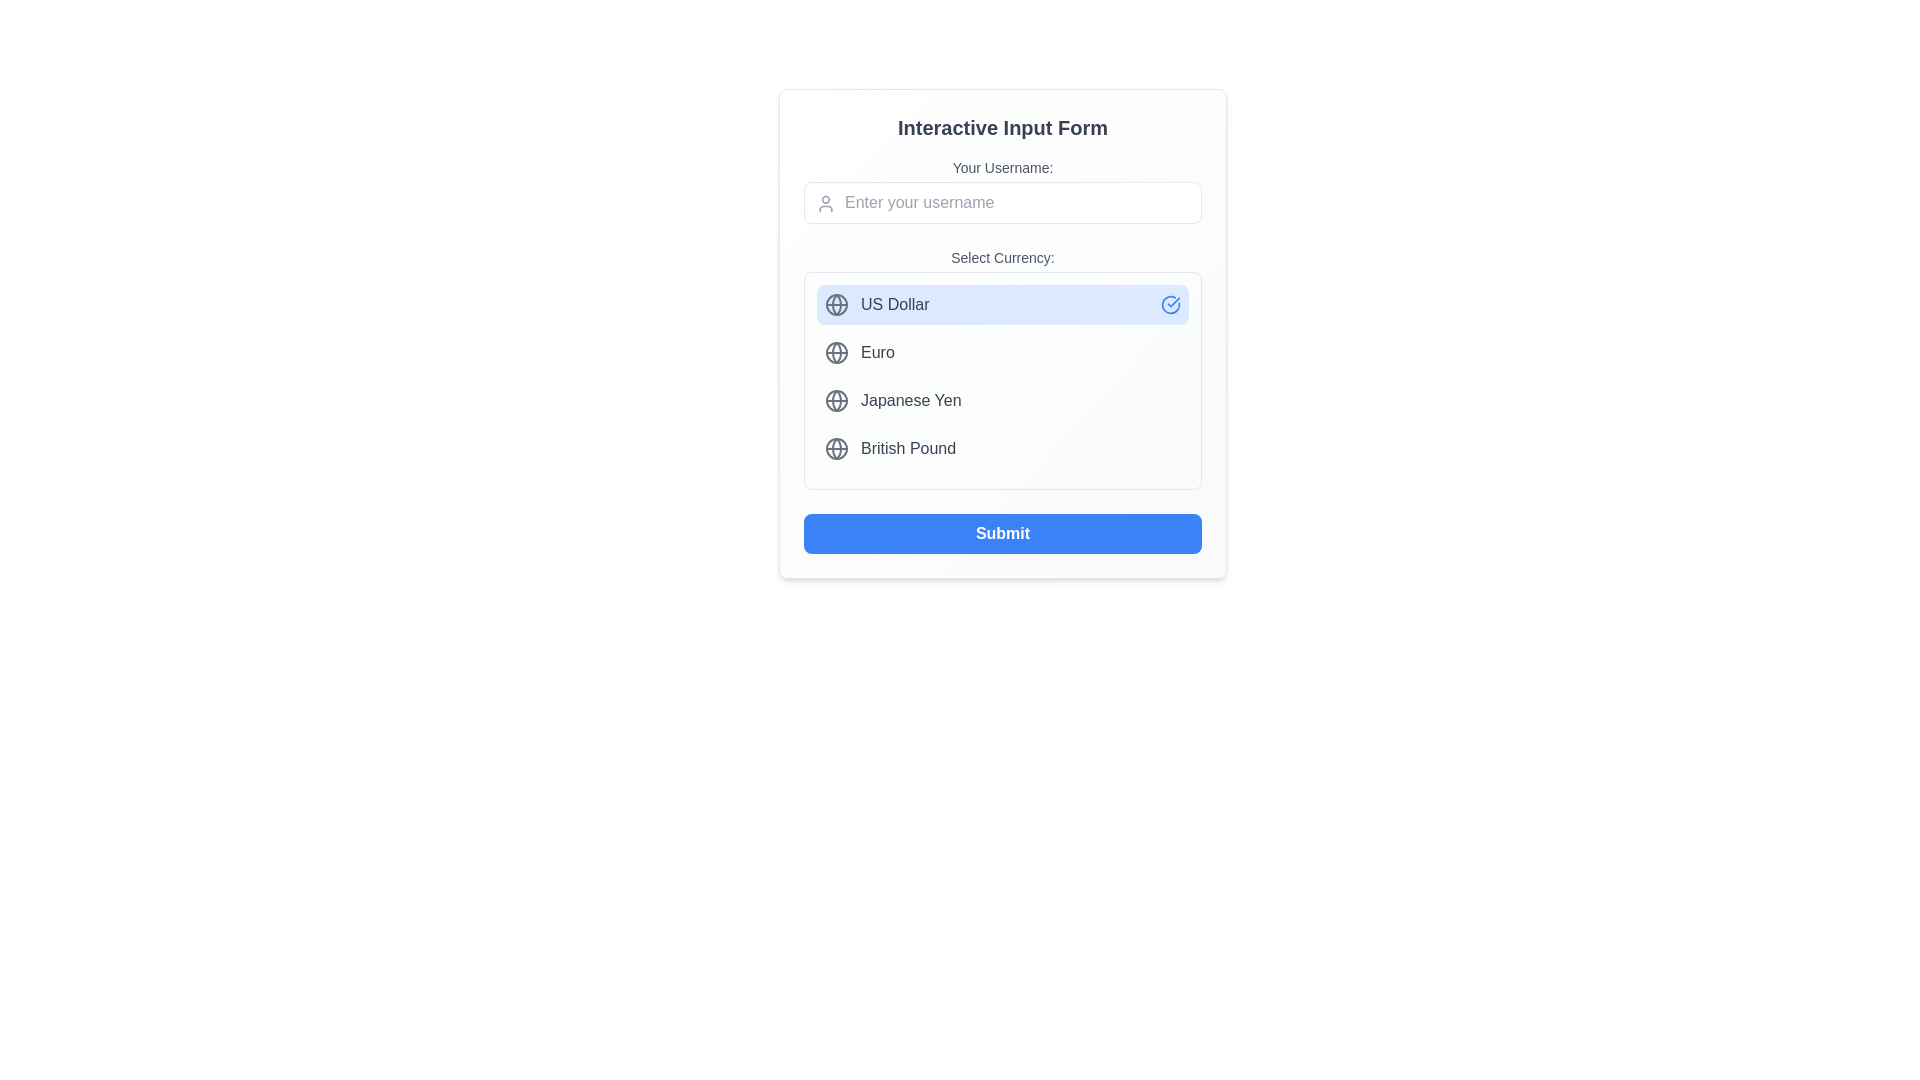 The image size is (1920, 1080). What do you see at coordinates (836, 447) in the screenshot?
I see `the globe icon, which is a circular component styled as an icon, located before the text 'US Dollar' in the currency selection dropdown list` at bounding box center [836, 447].